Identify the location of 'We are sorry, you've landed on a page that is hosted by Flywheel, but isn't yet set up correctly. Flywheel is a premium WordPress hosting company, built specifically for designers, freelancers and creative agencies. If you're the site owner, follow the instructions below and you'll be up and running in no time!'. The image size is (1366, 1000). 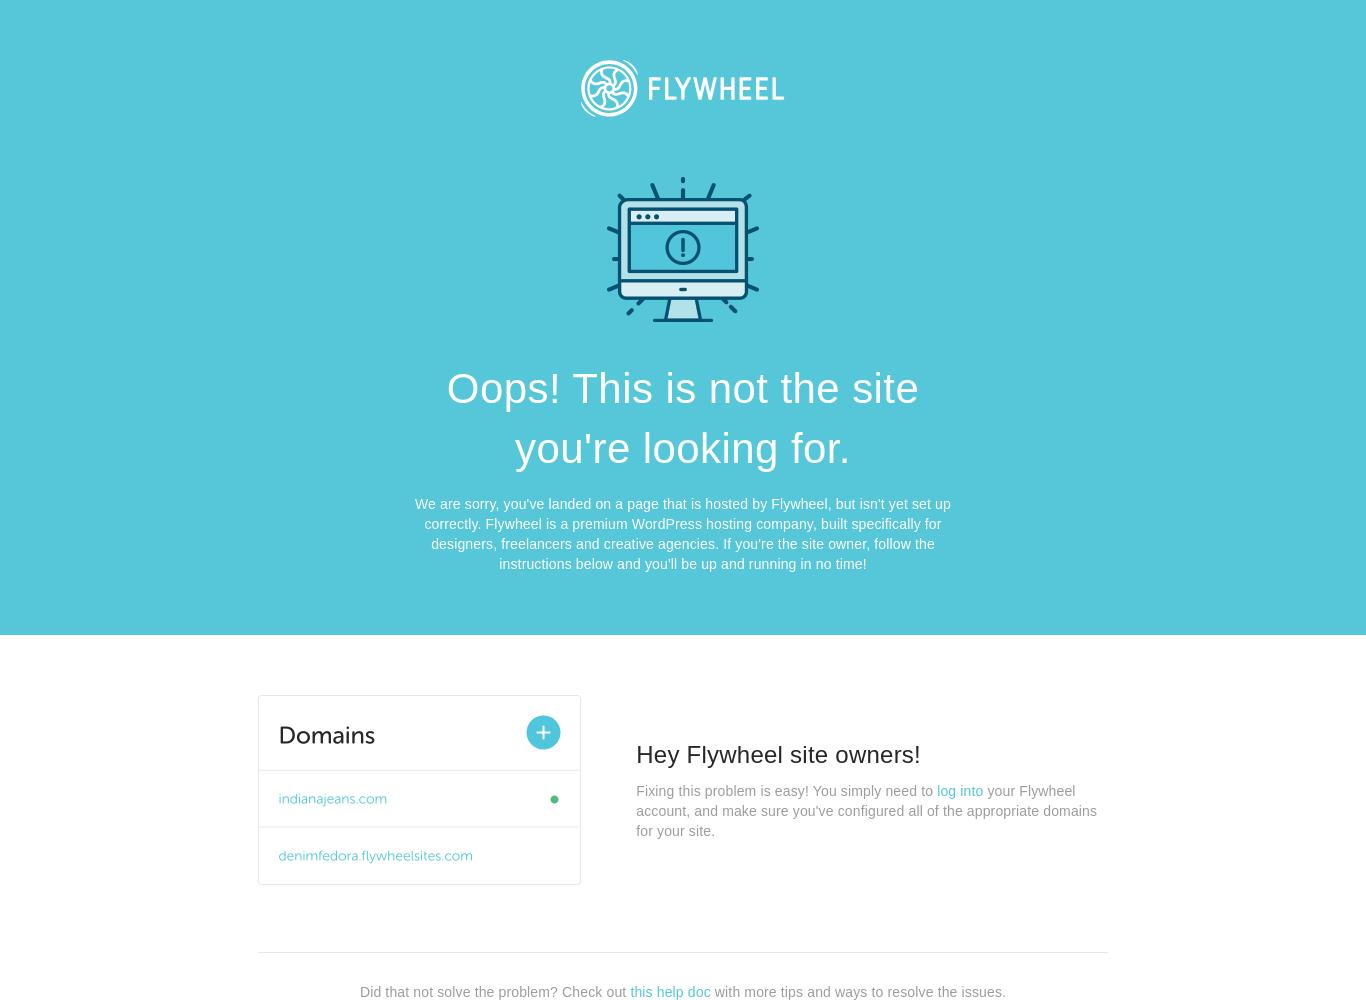
(413, 534).